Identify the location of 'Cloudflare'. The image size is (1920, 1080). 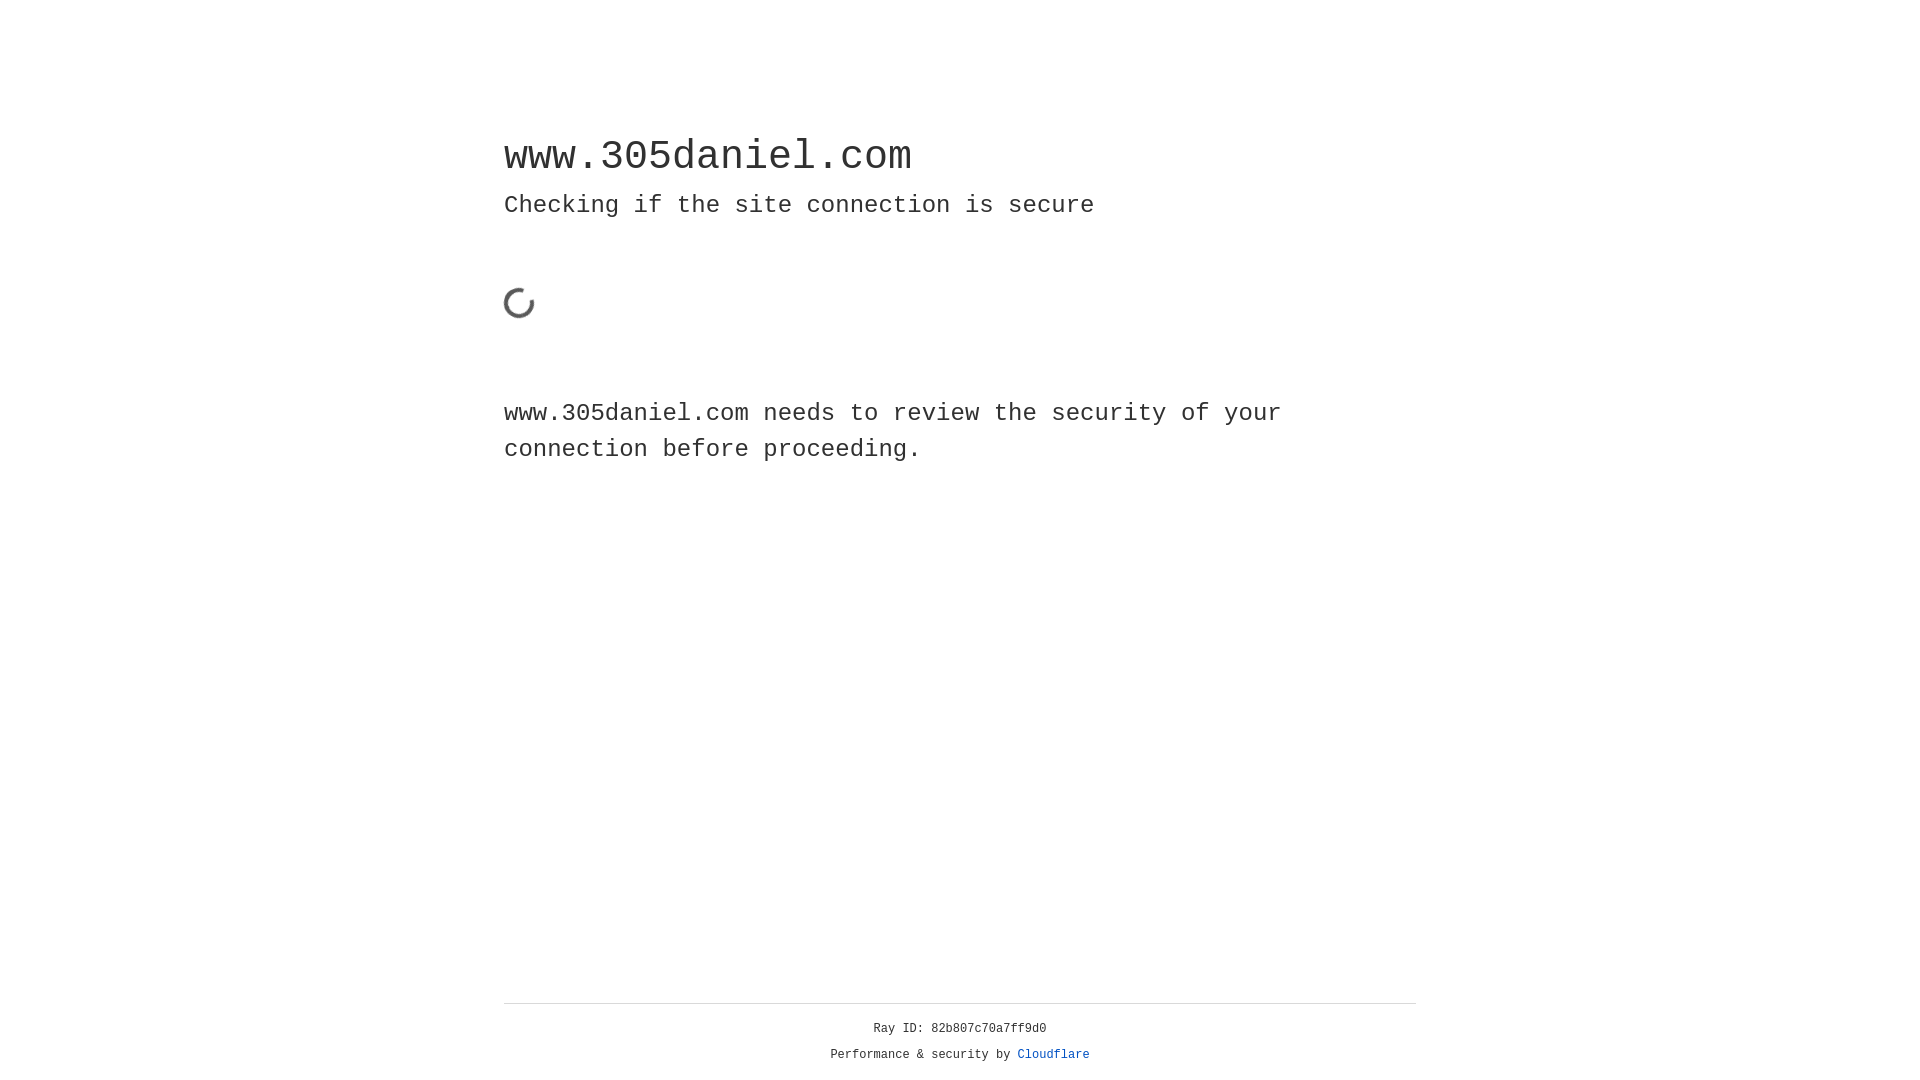
(1017, 1054).